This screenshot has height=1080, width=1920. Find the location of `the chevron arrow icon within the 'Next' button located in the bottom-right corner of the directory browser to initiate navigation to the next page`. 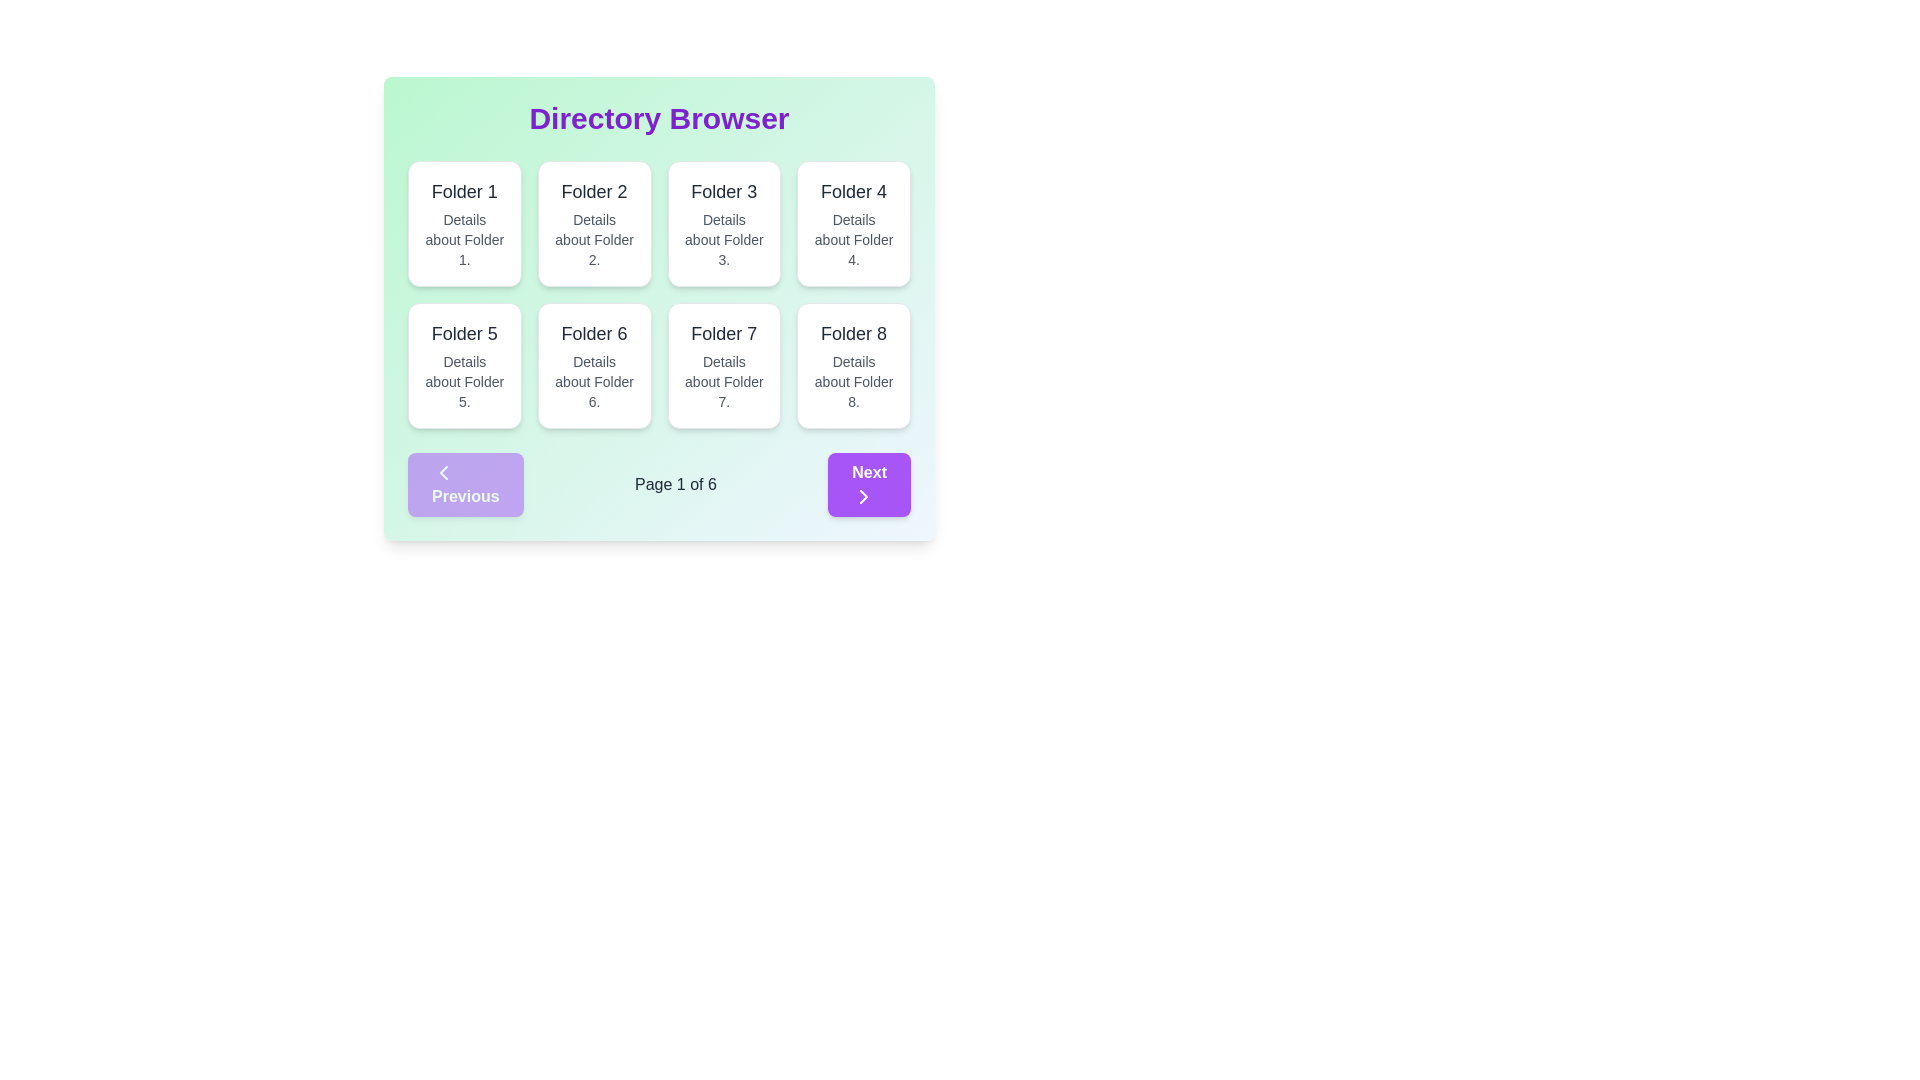

the chevron arrow icon within the 'Next' button located in the bottom-right corner of the directory browser to initiate navigation to the next page is located at coordinates (864, 496).